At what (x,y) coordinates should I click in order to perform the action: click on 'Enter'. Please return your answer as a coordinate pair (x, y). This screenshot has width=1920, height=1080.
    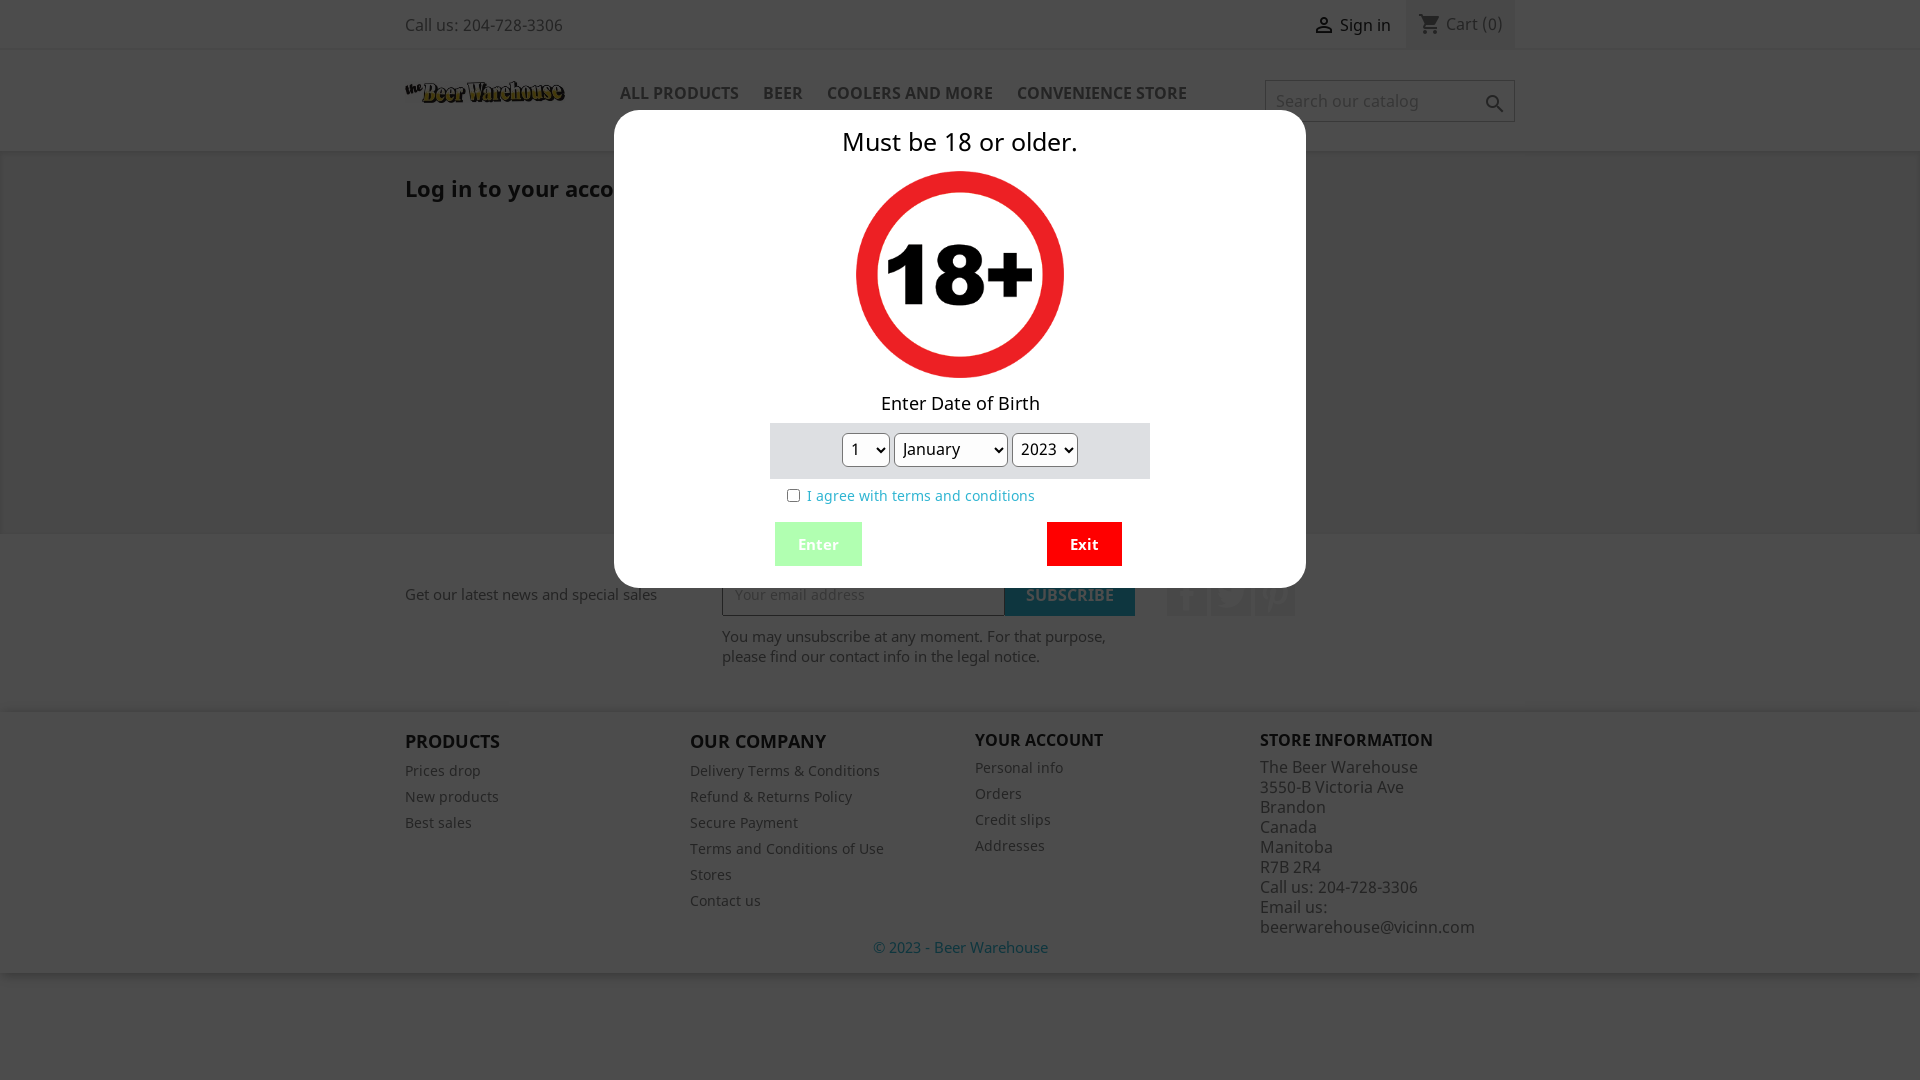
    Looking at the image, I should click on (818, 543).